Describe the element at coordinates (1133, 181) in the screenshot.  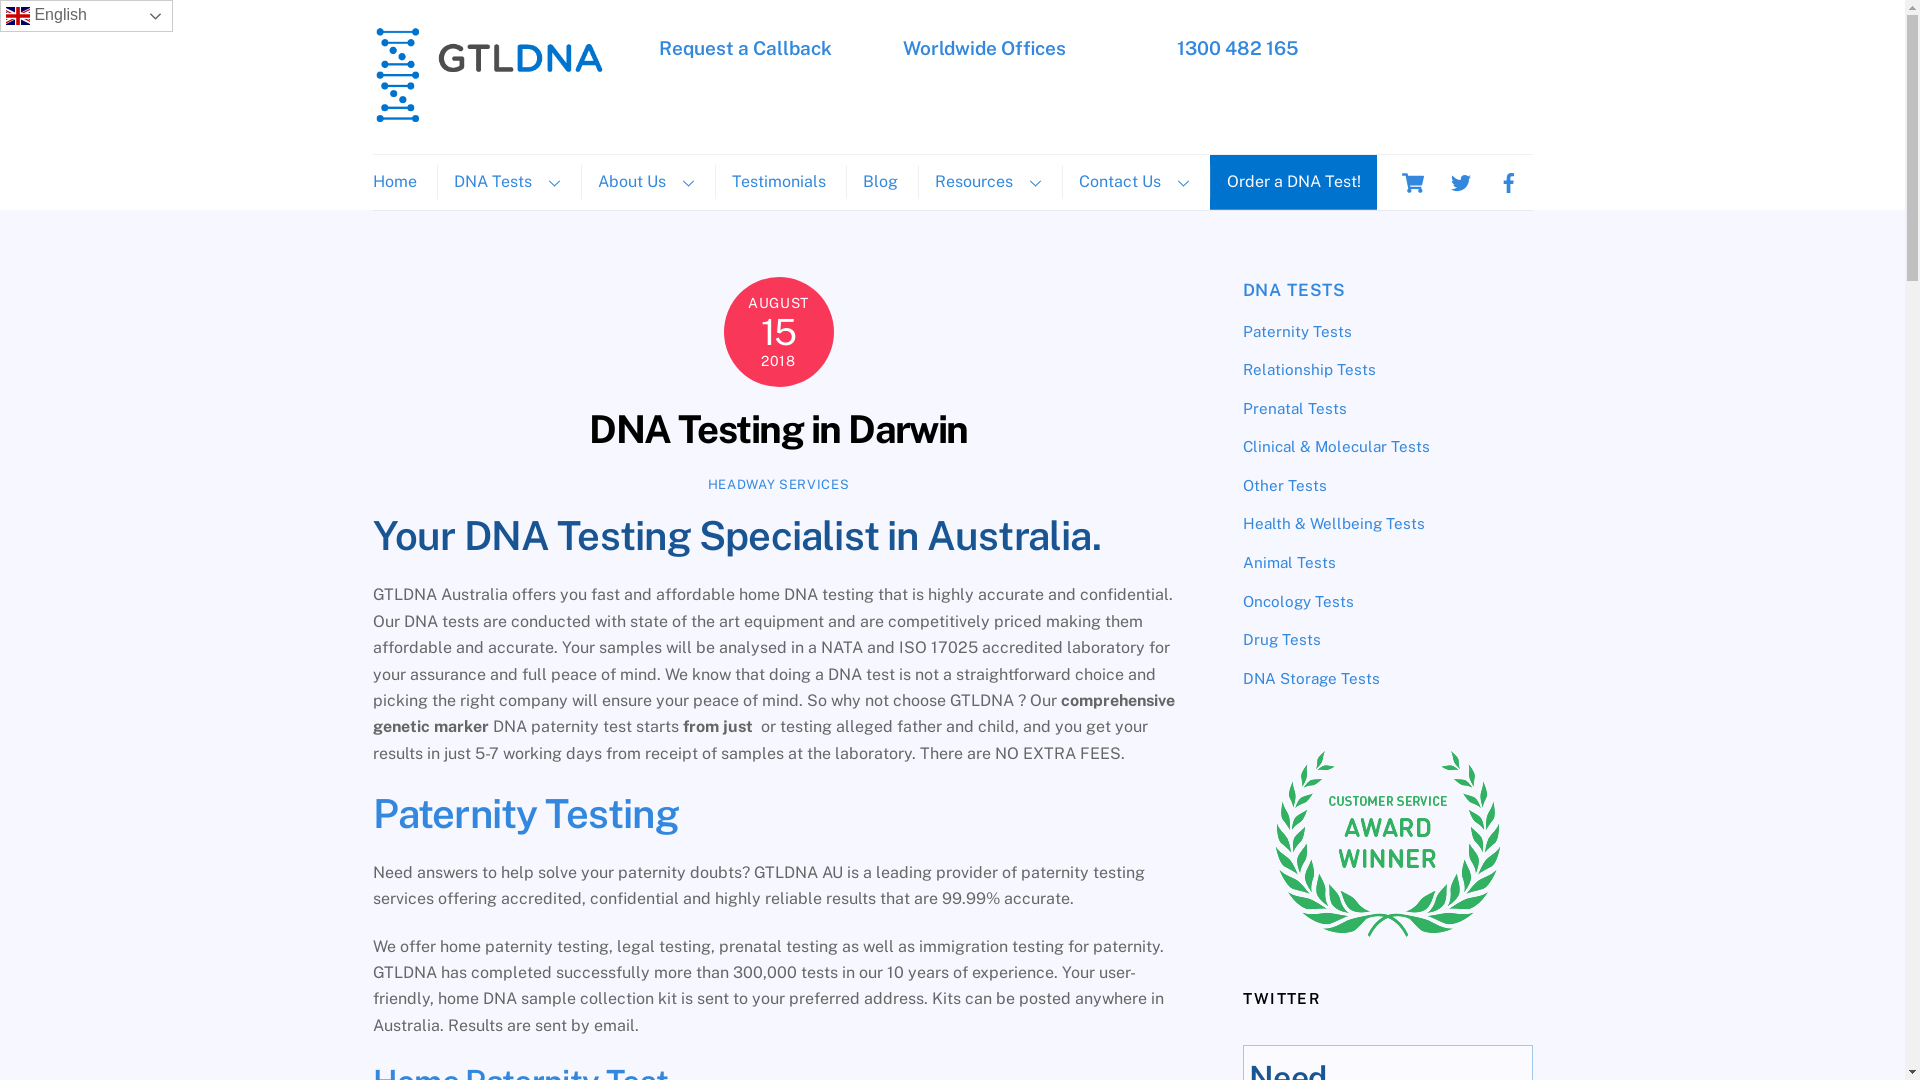
I see `'Contact Us'` at that location.